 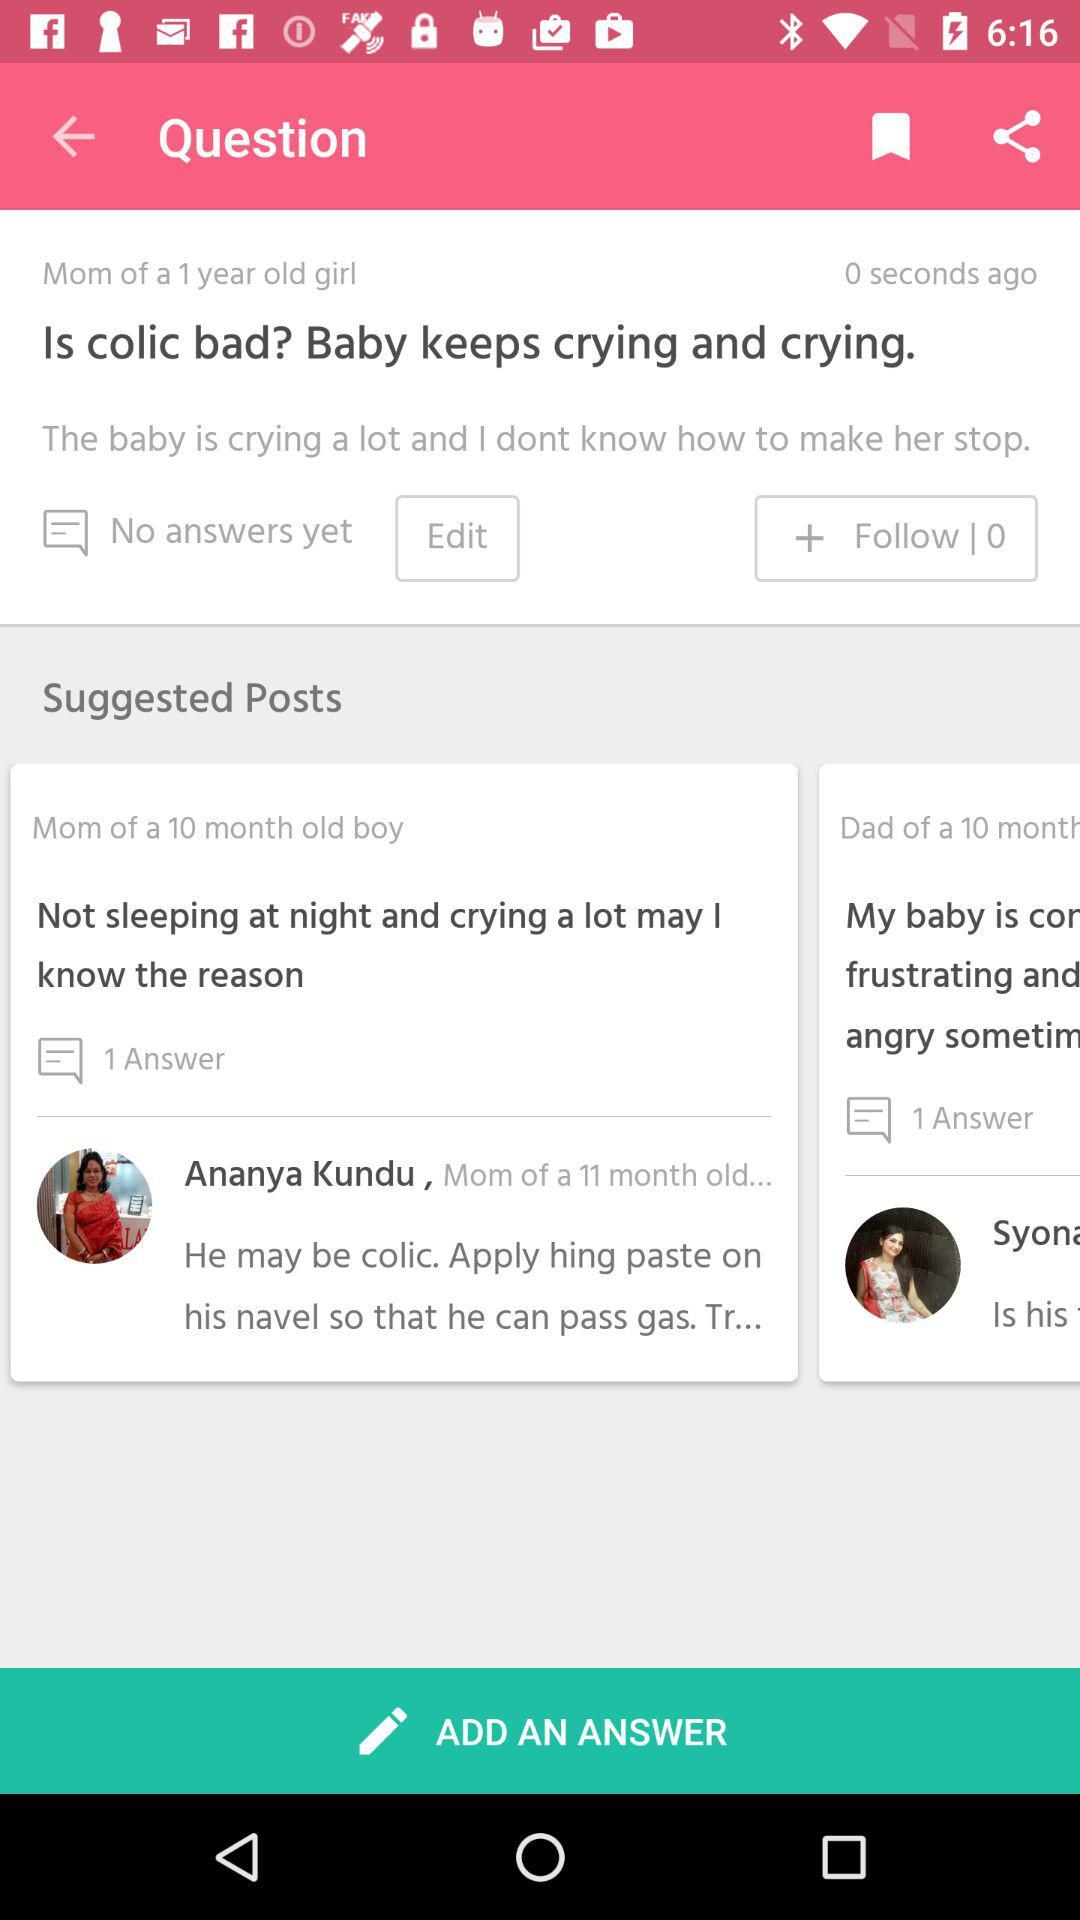 What do you see at coordinates (538, 1730) in the screenshot?
I see `the add an answer` at bounding box center [538, 1730].